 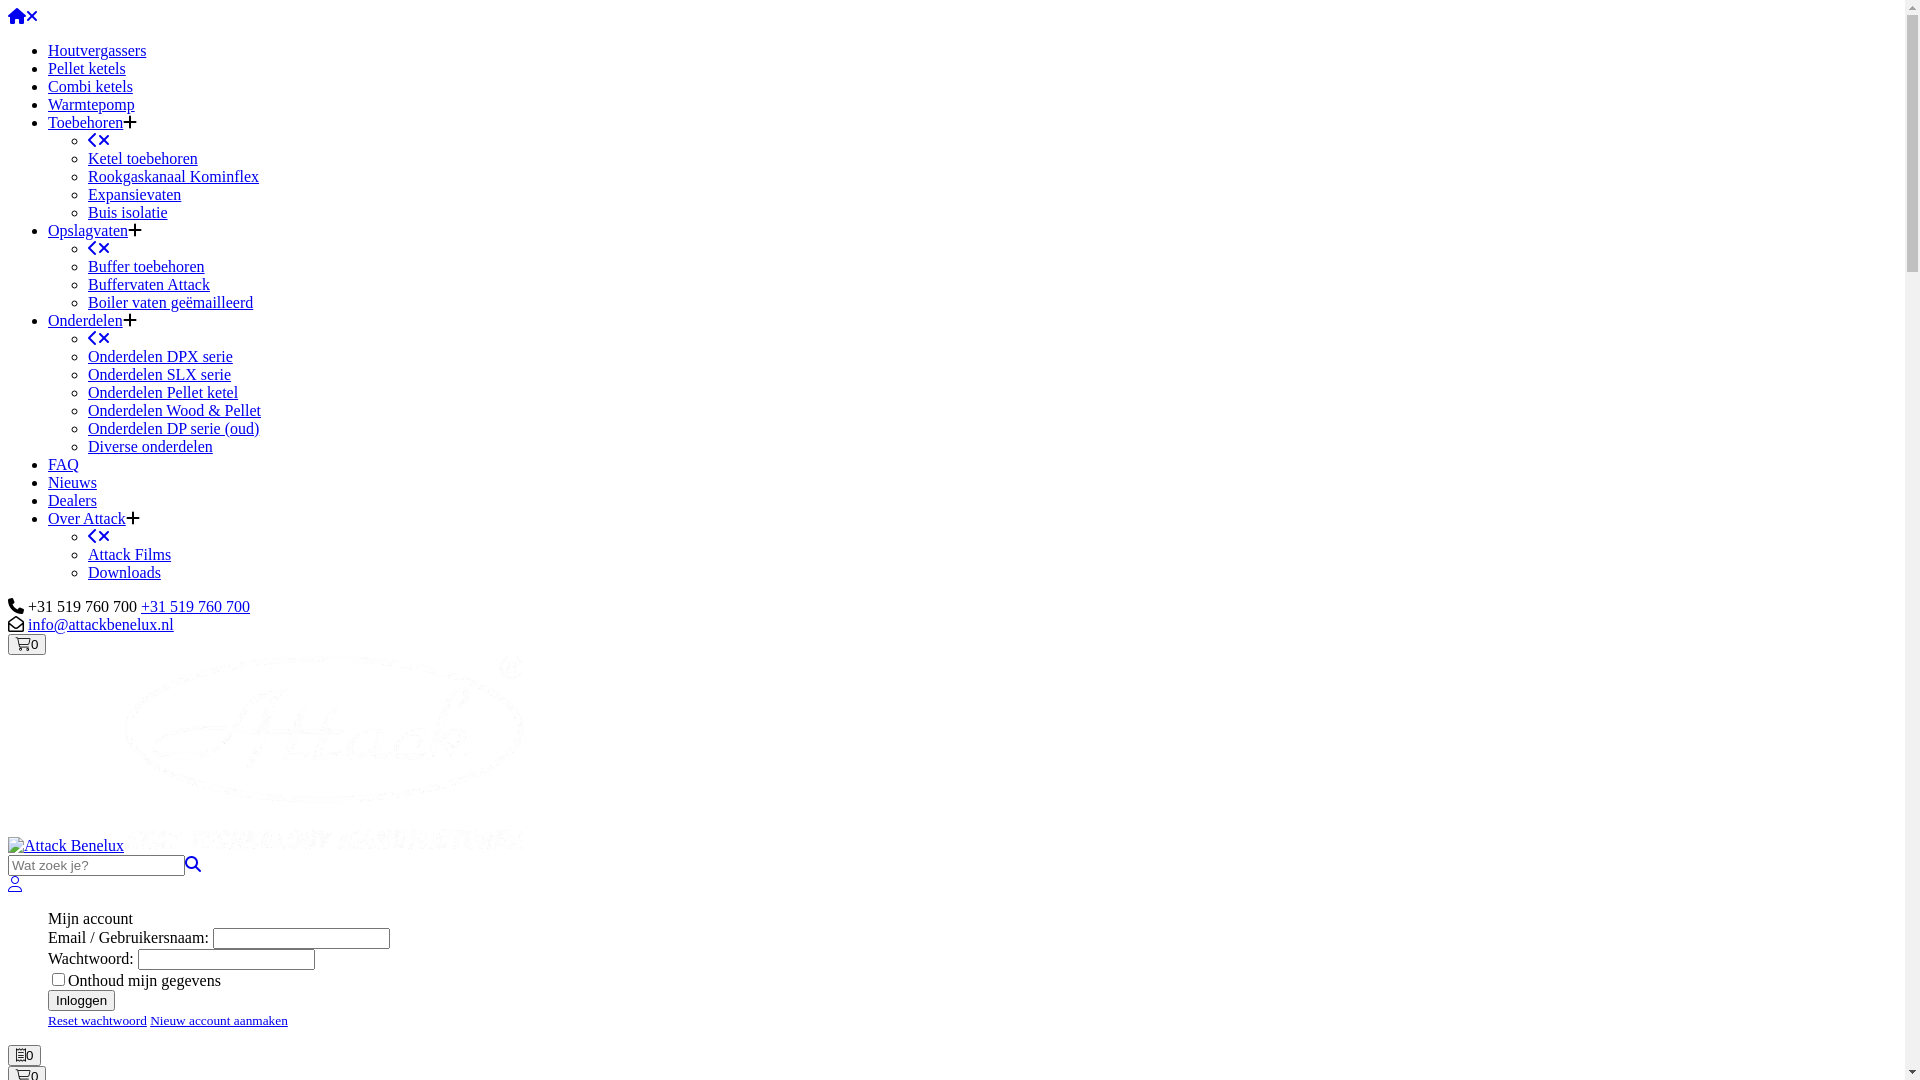 What do you see at coordinates (96, 1020) in the screenshot?
I see `'Reset wachtwoord'` at bounding box center [96, 1020].